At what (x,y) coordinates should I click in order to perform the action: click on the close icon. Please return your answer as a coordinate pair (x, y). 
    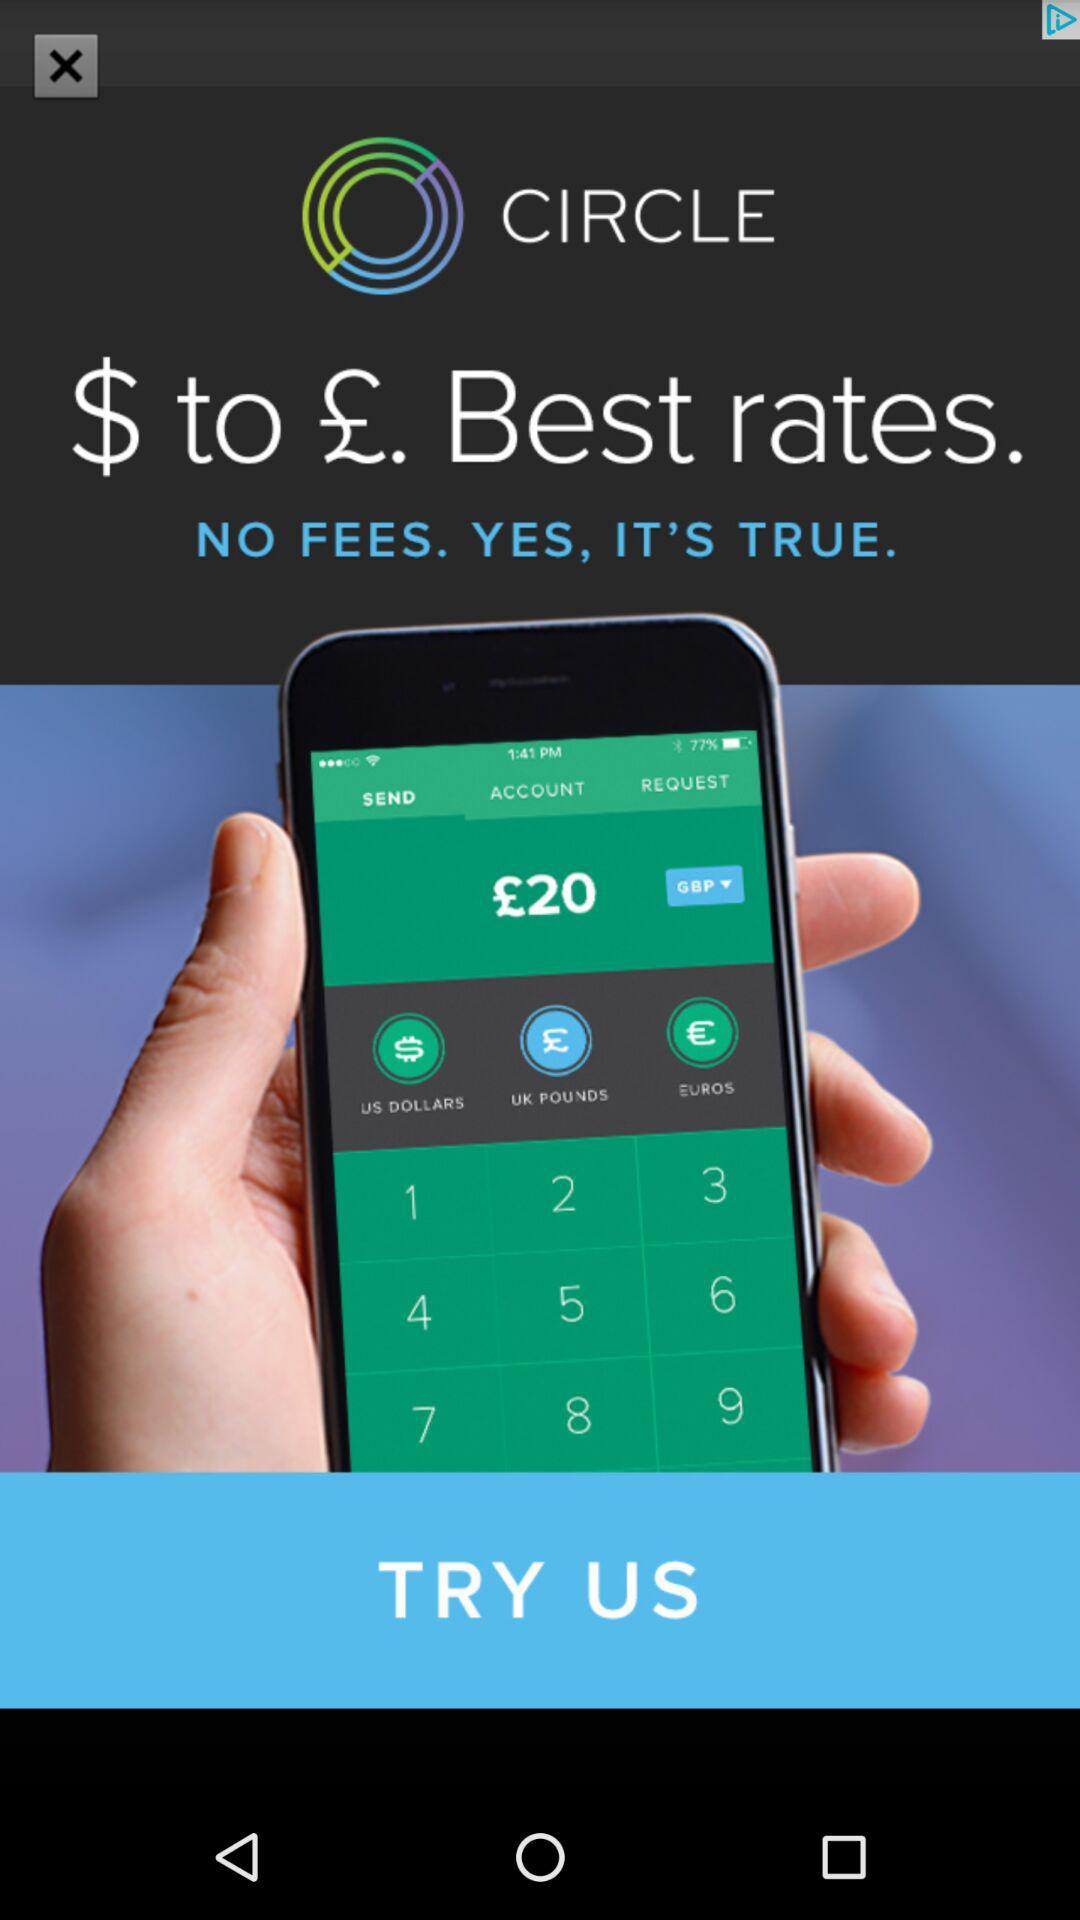
    Looking at the image, I should click on (64, 70).